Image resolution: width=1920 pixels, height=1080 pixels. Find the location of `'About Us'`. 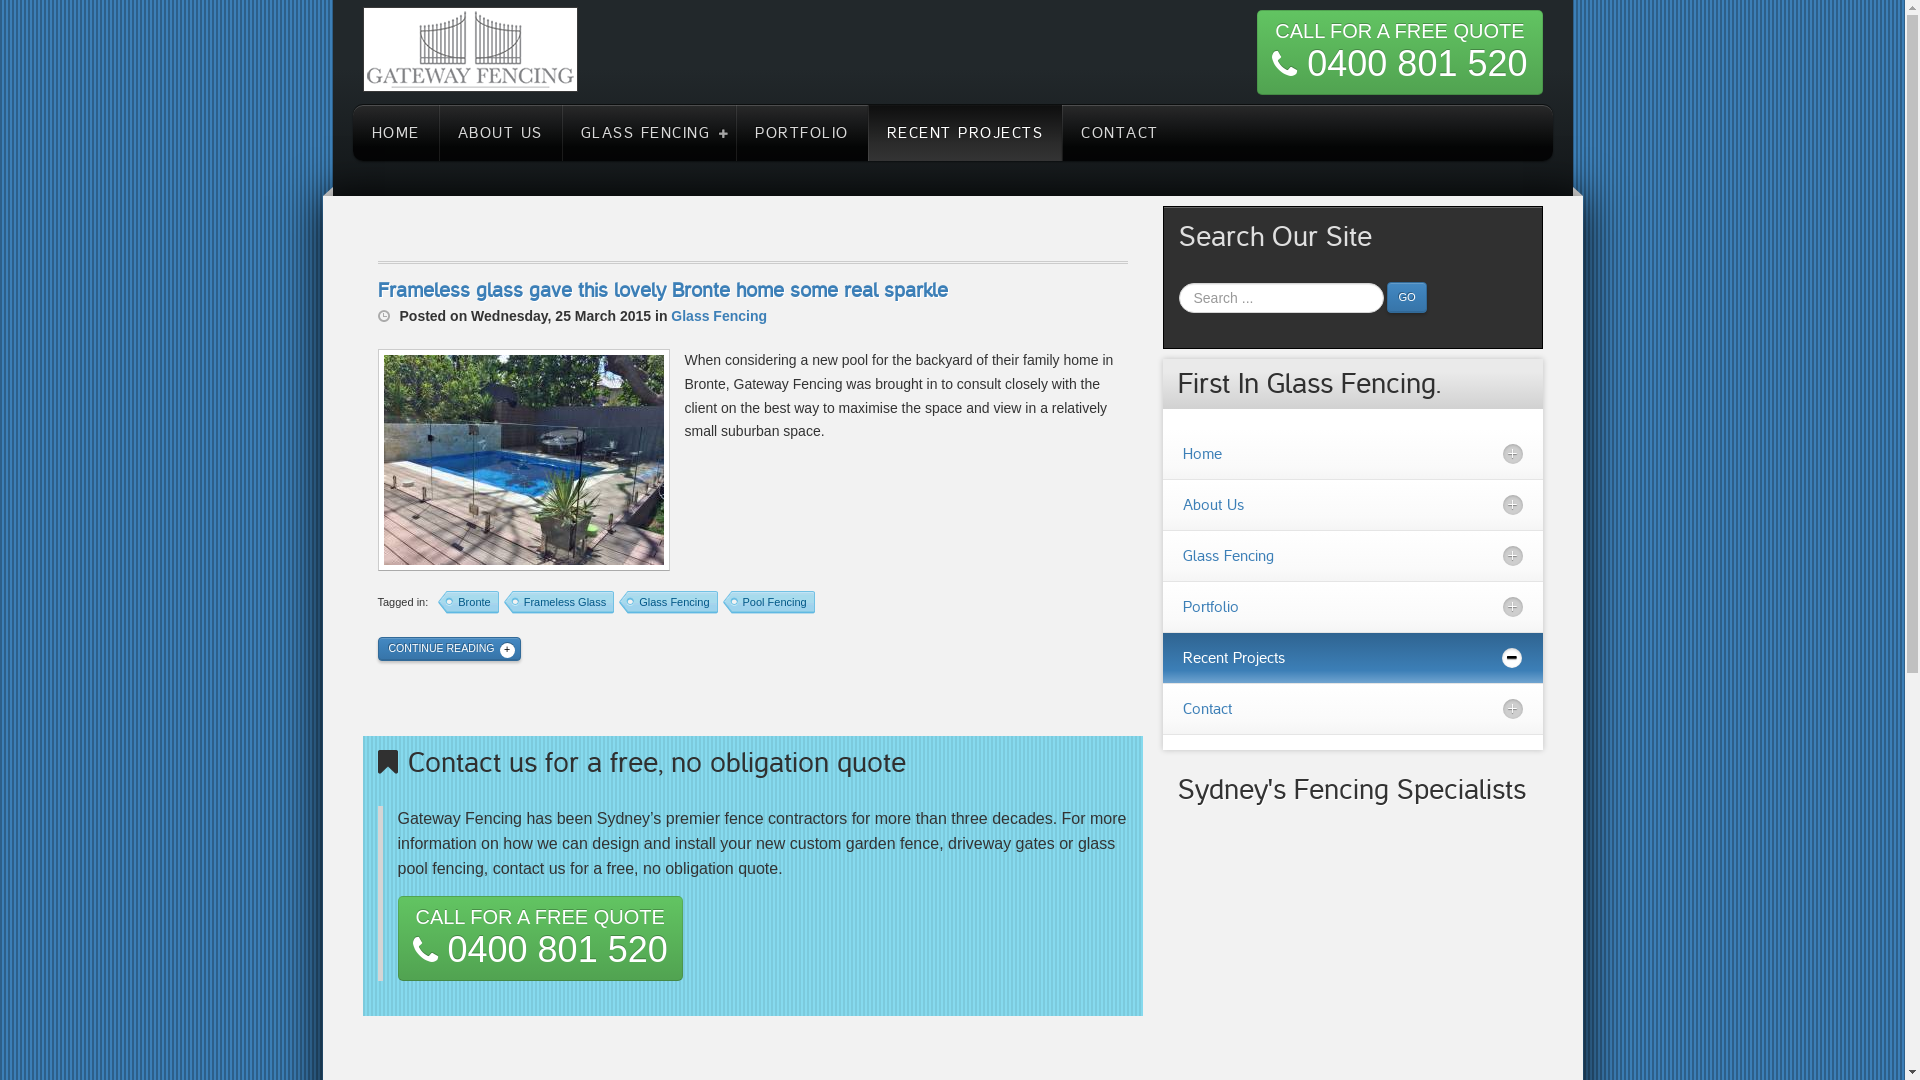

'About Us' is located at coordinates (1352, 504).